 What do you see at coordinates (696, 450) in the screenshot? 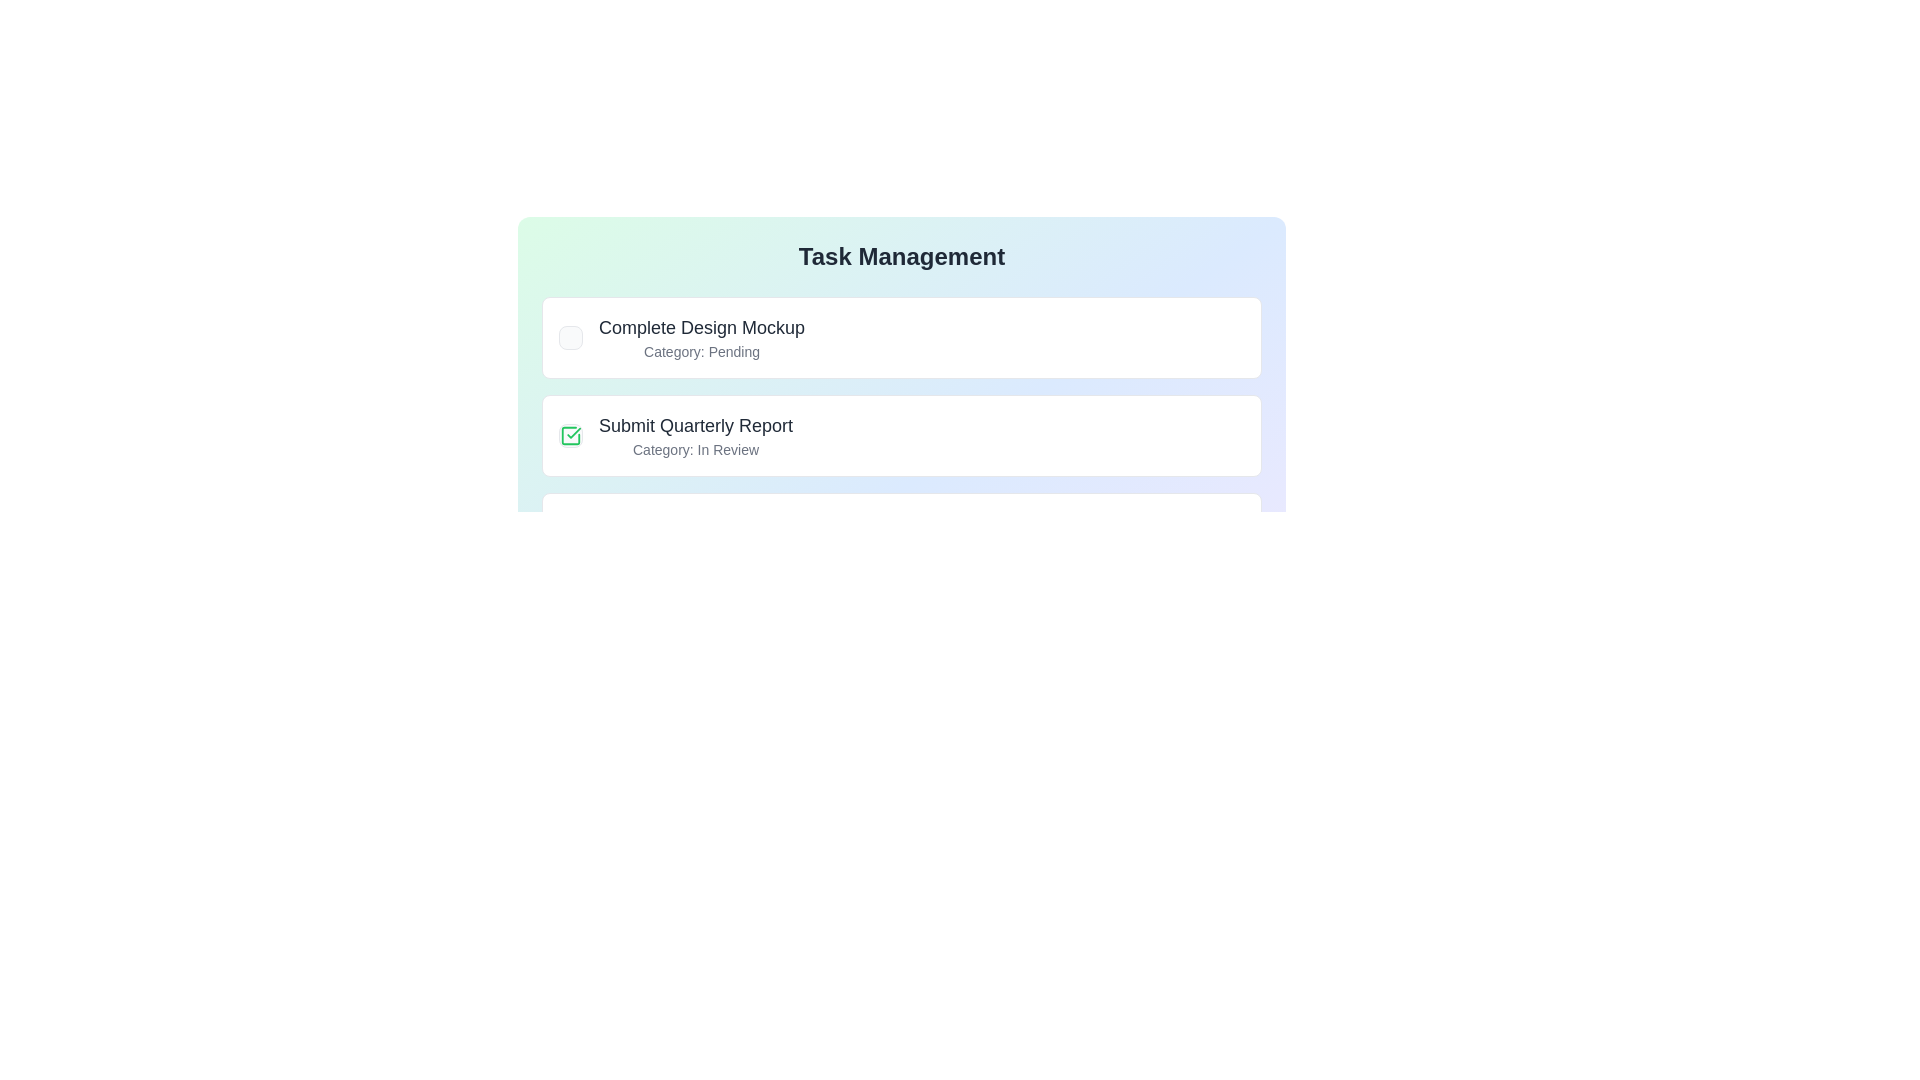
I see `the text label indicating the status of the task 'Submit Quarterly Report', located directly beneath the 'Submit Quarterly Report' heading` at bounding box center [696, 450].